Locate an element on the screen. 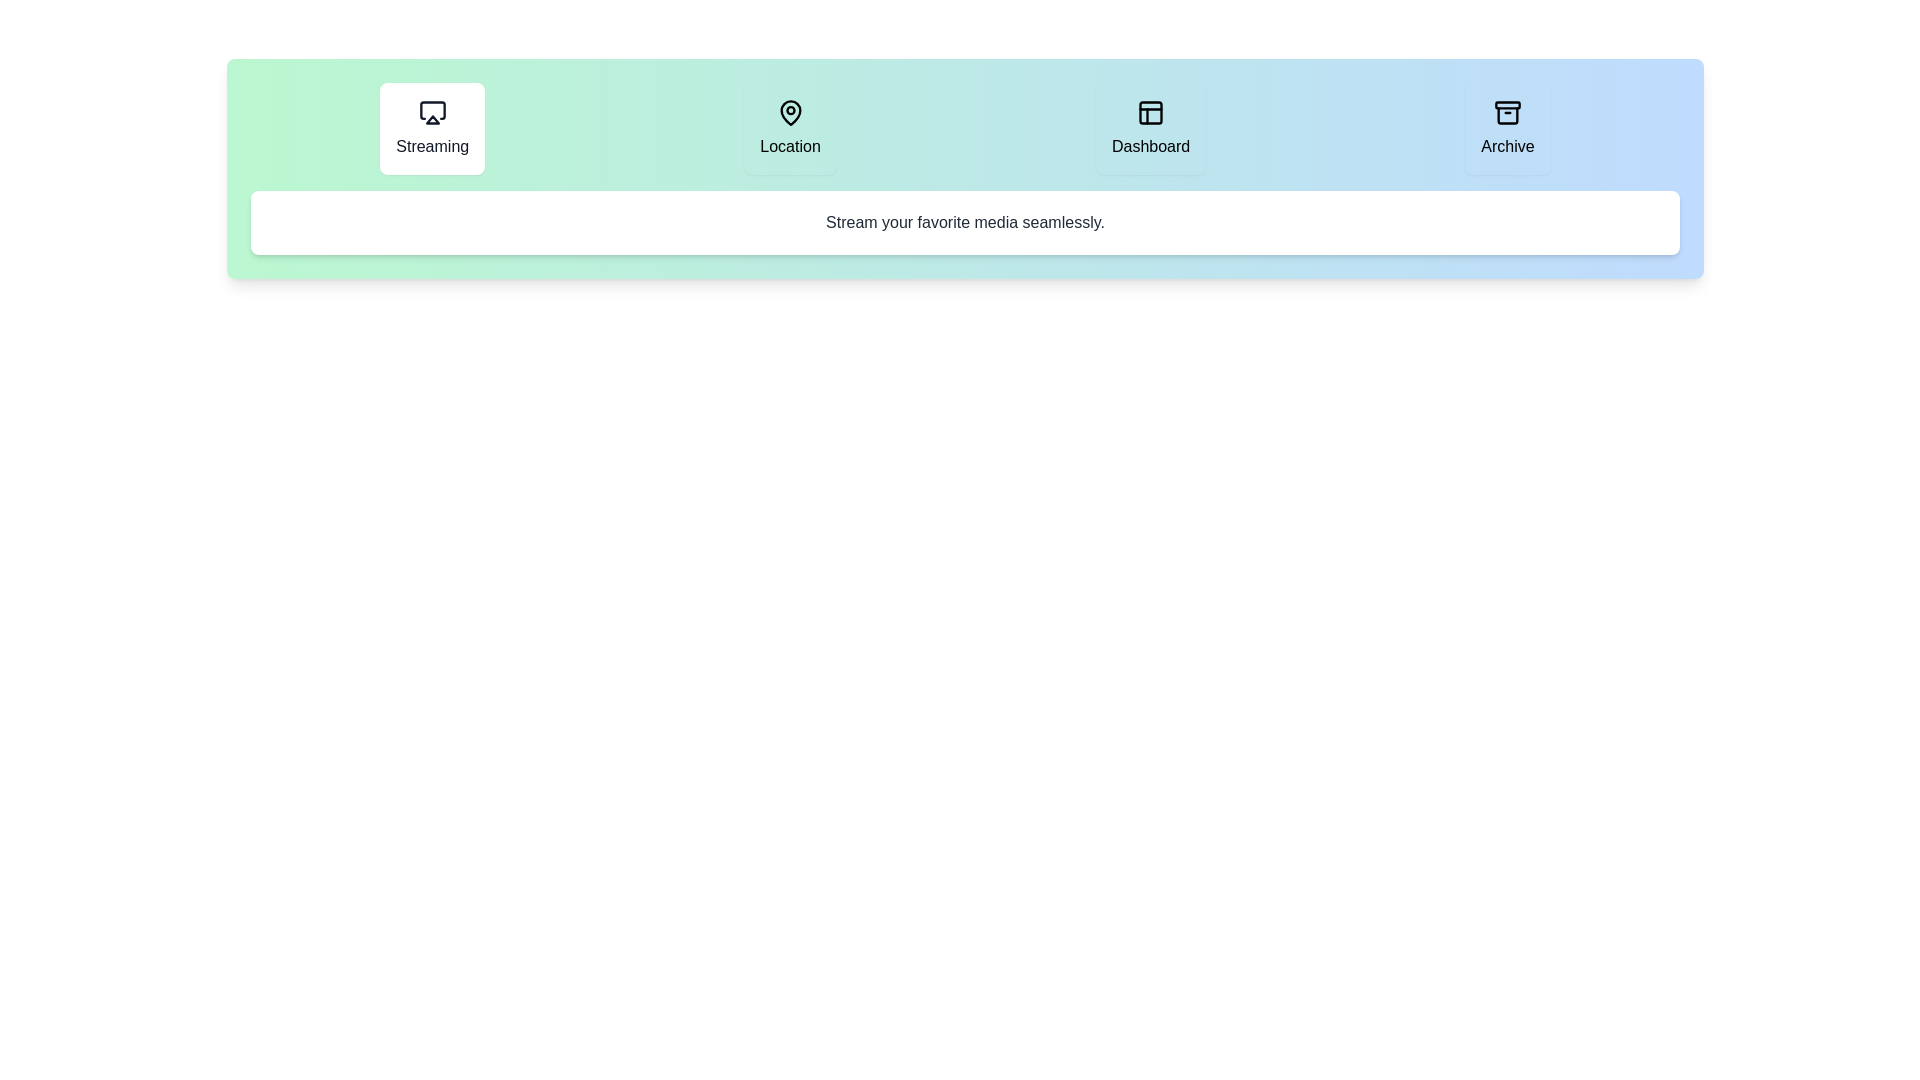  the tab labeled Dashboard to observe its hover effect is located at coordinates (1151, 128).